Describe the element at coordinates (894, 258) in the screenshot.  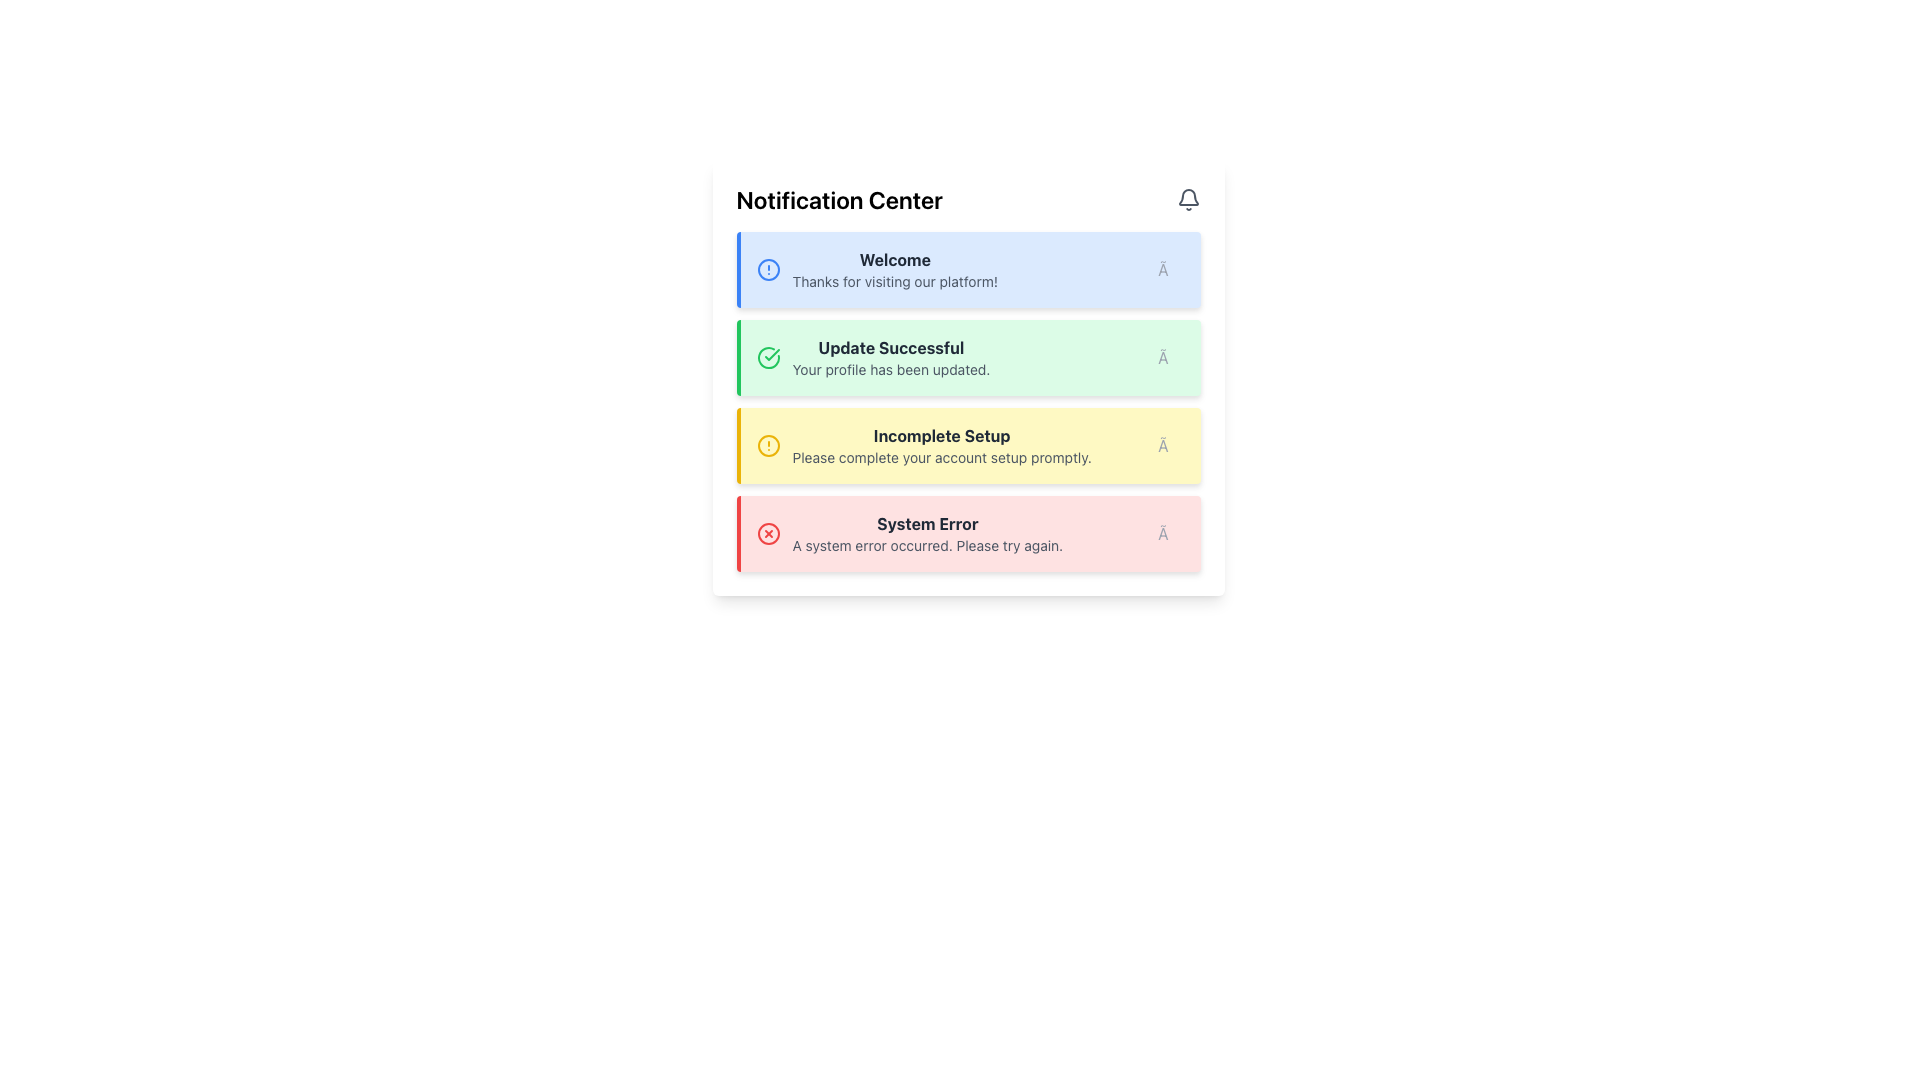
I see `the title text of the notification item that welcomes the user, located at the top left section of the notification box` at that location.